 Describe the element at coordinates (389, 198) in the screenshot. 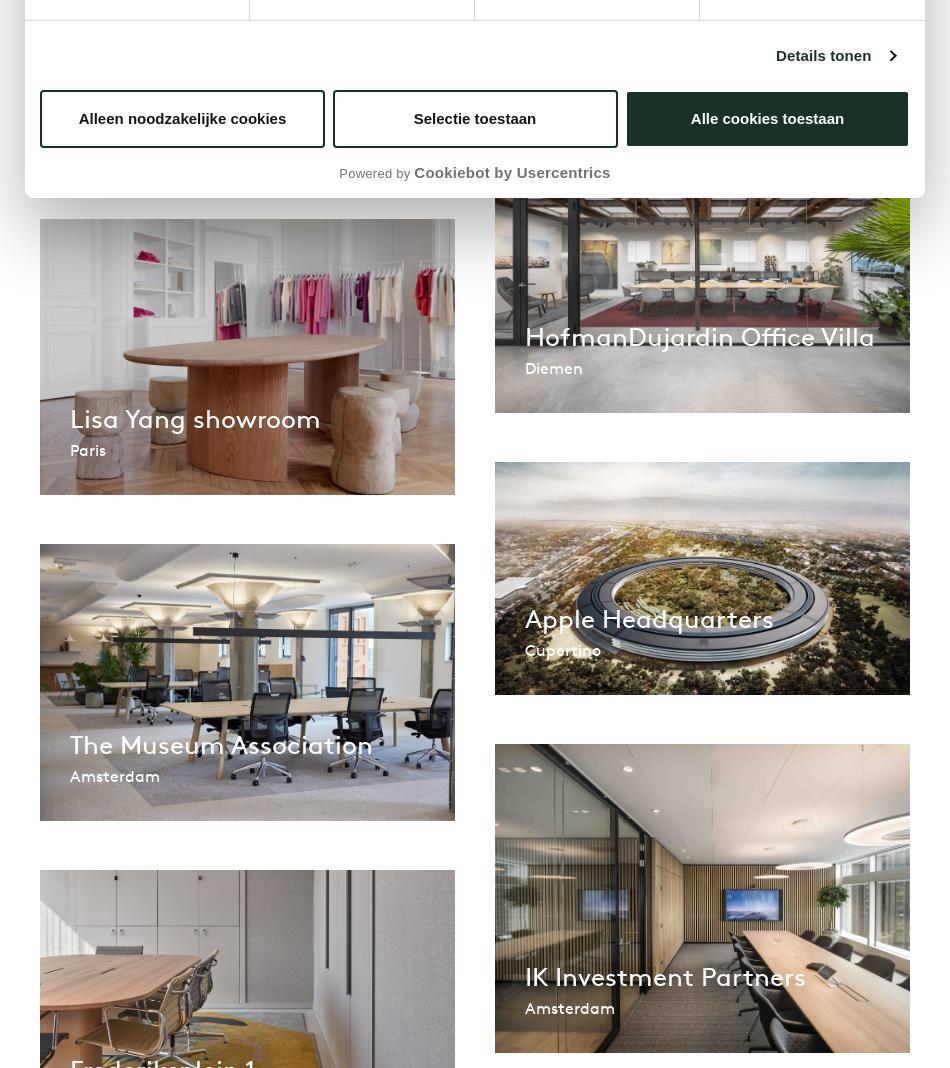

I see `'Our designers'` at that location.